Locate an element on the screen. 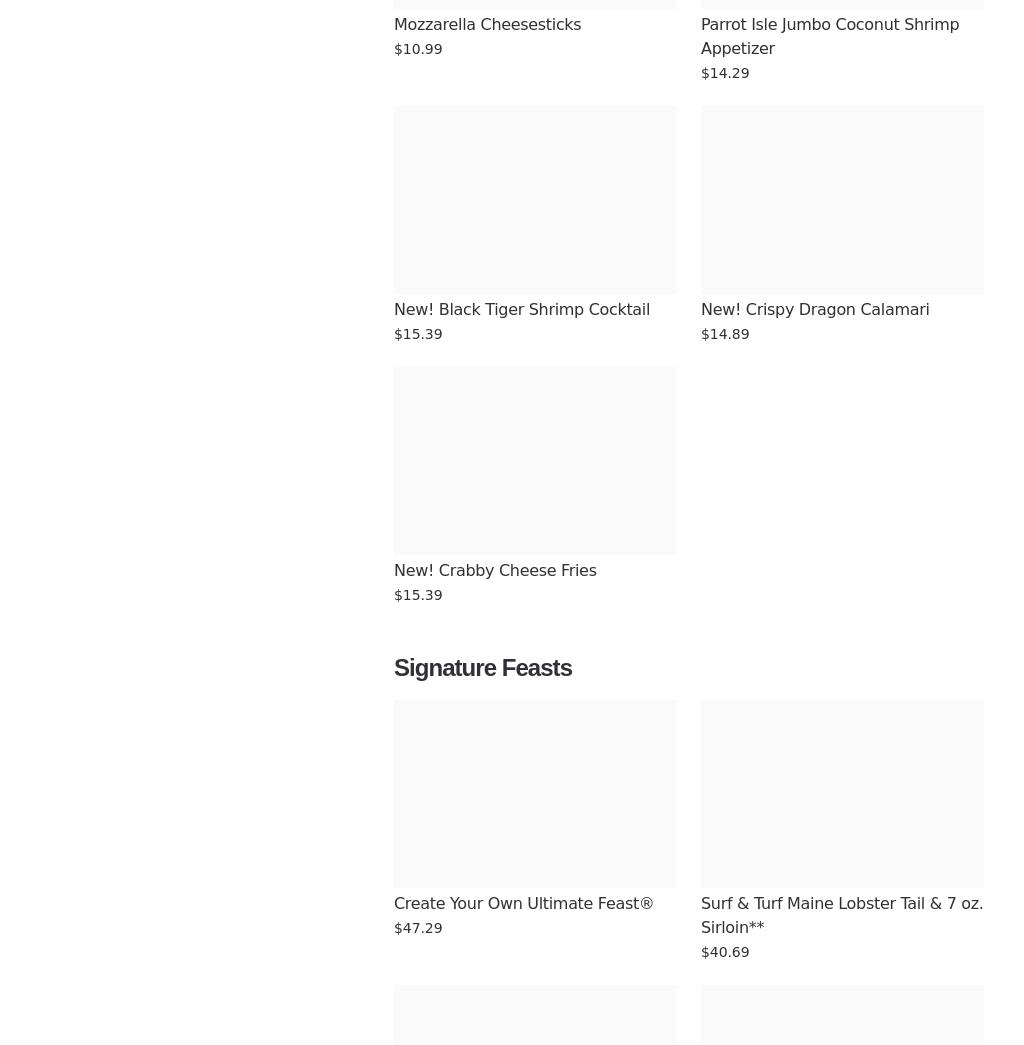  '$10.99' is located at coordinates (393, 48).